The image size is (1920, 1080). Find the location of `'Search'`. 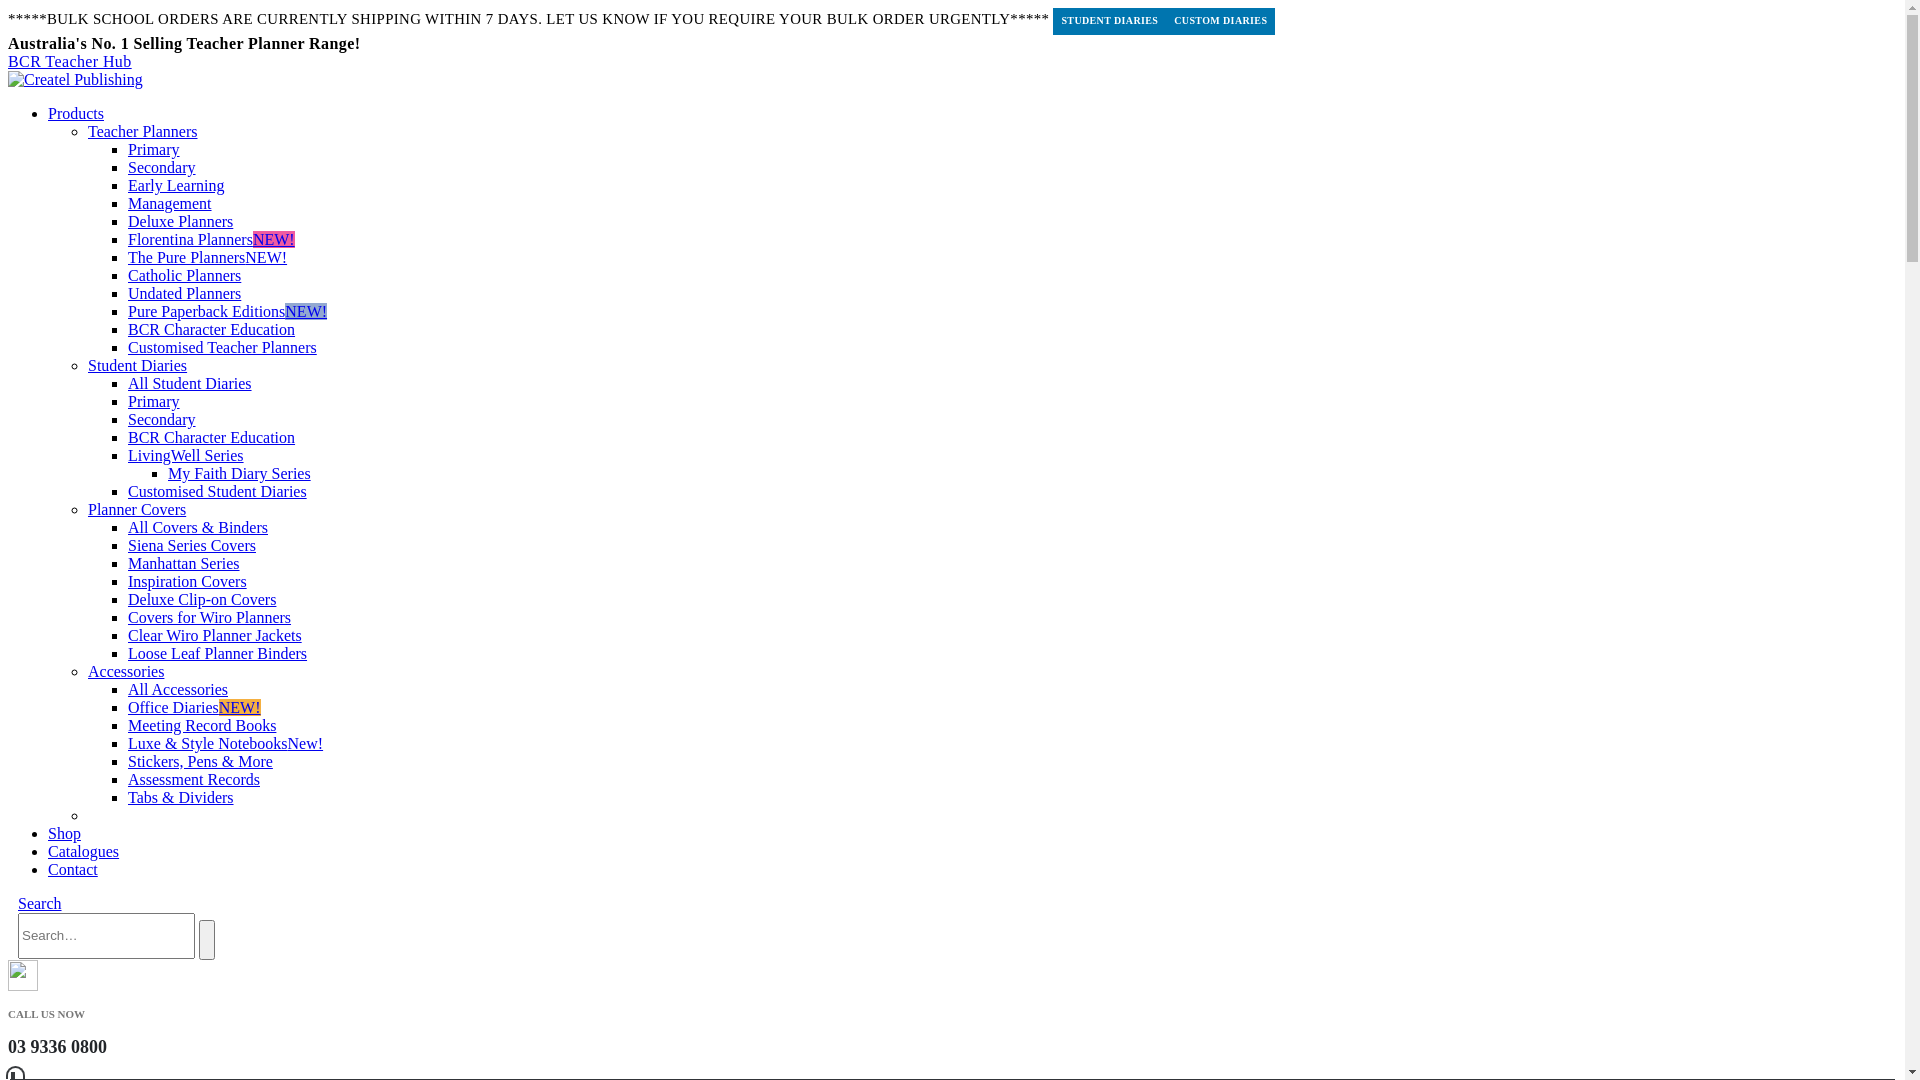

'Search' is located at coordinates (206, 940).